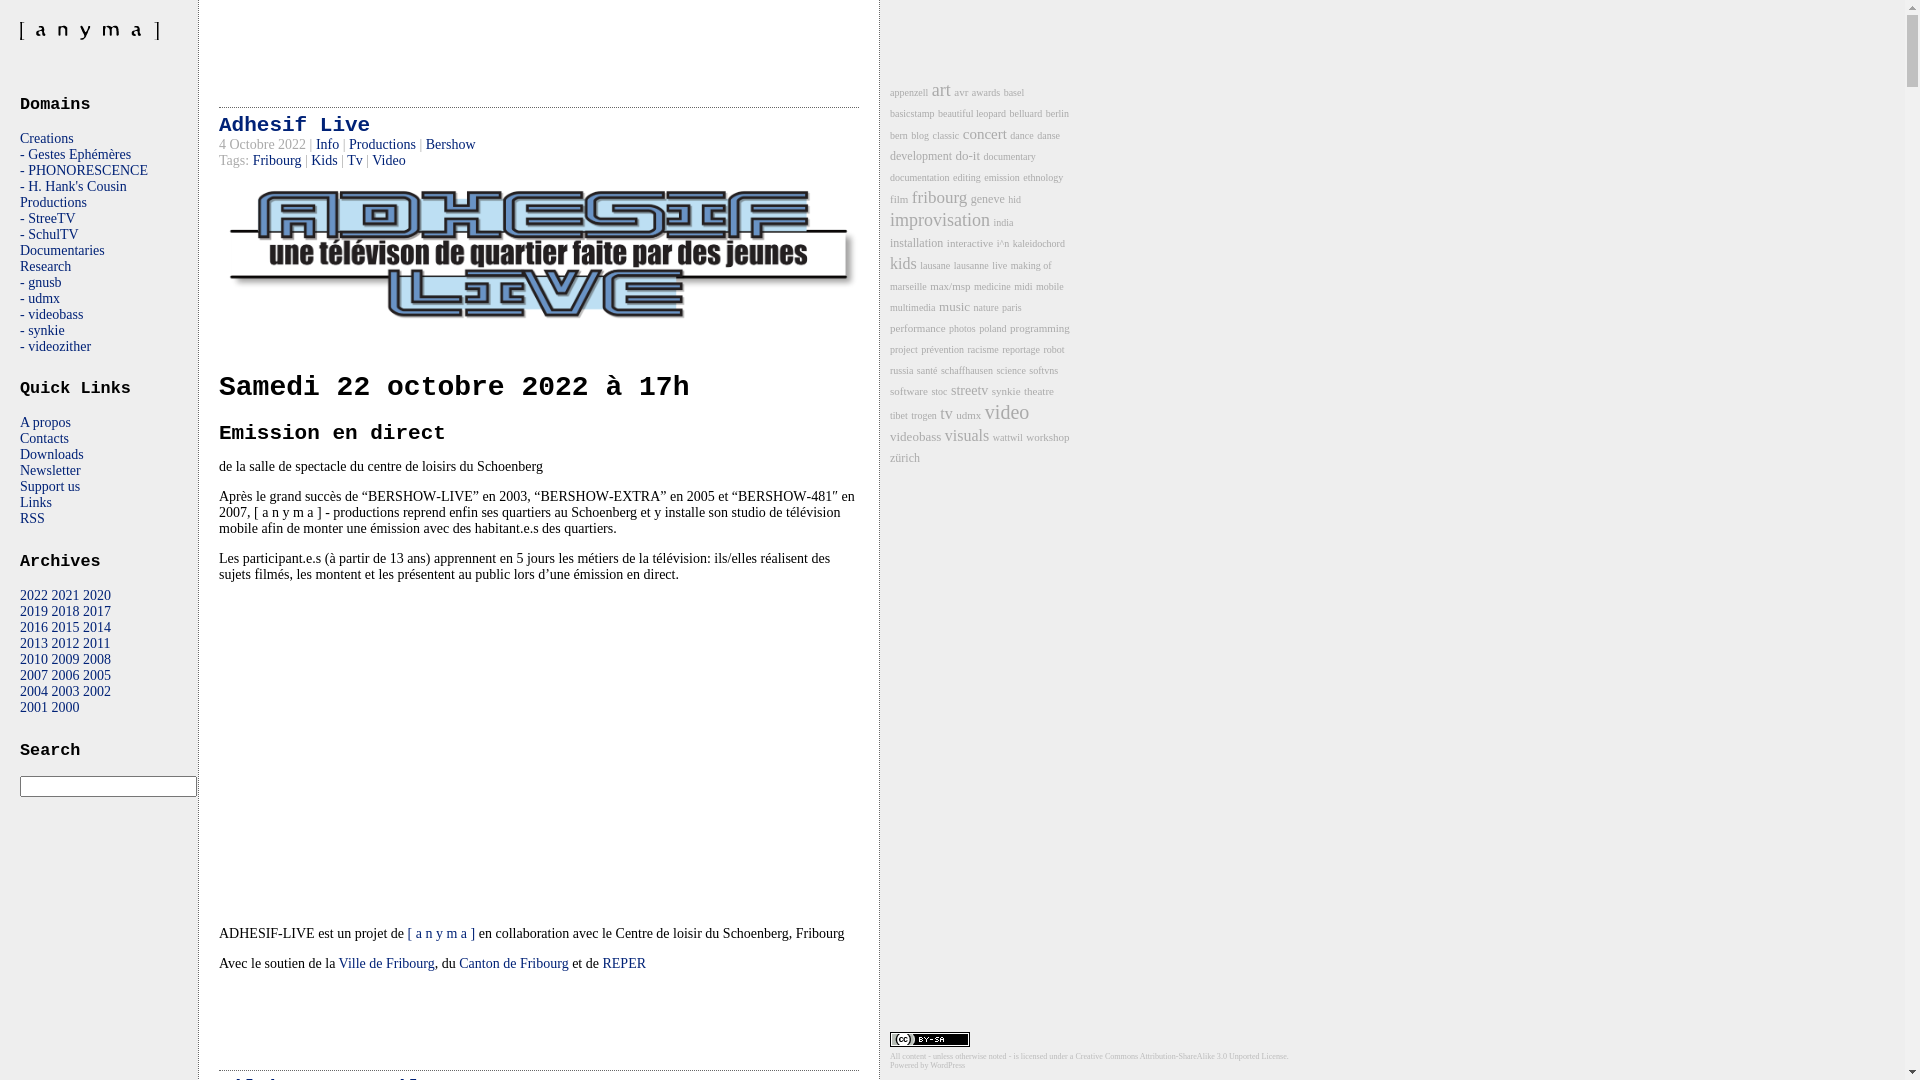  What do you see at coordinates (897, 135) in the screenshot?
I see `'bern'` at bounding box center [897, 135].